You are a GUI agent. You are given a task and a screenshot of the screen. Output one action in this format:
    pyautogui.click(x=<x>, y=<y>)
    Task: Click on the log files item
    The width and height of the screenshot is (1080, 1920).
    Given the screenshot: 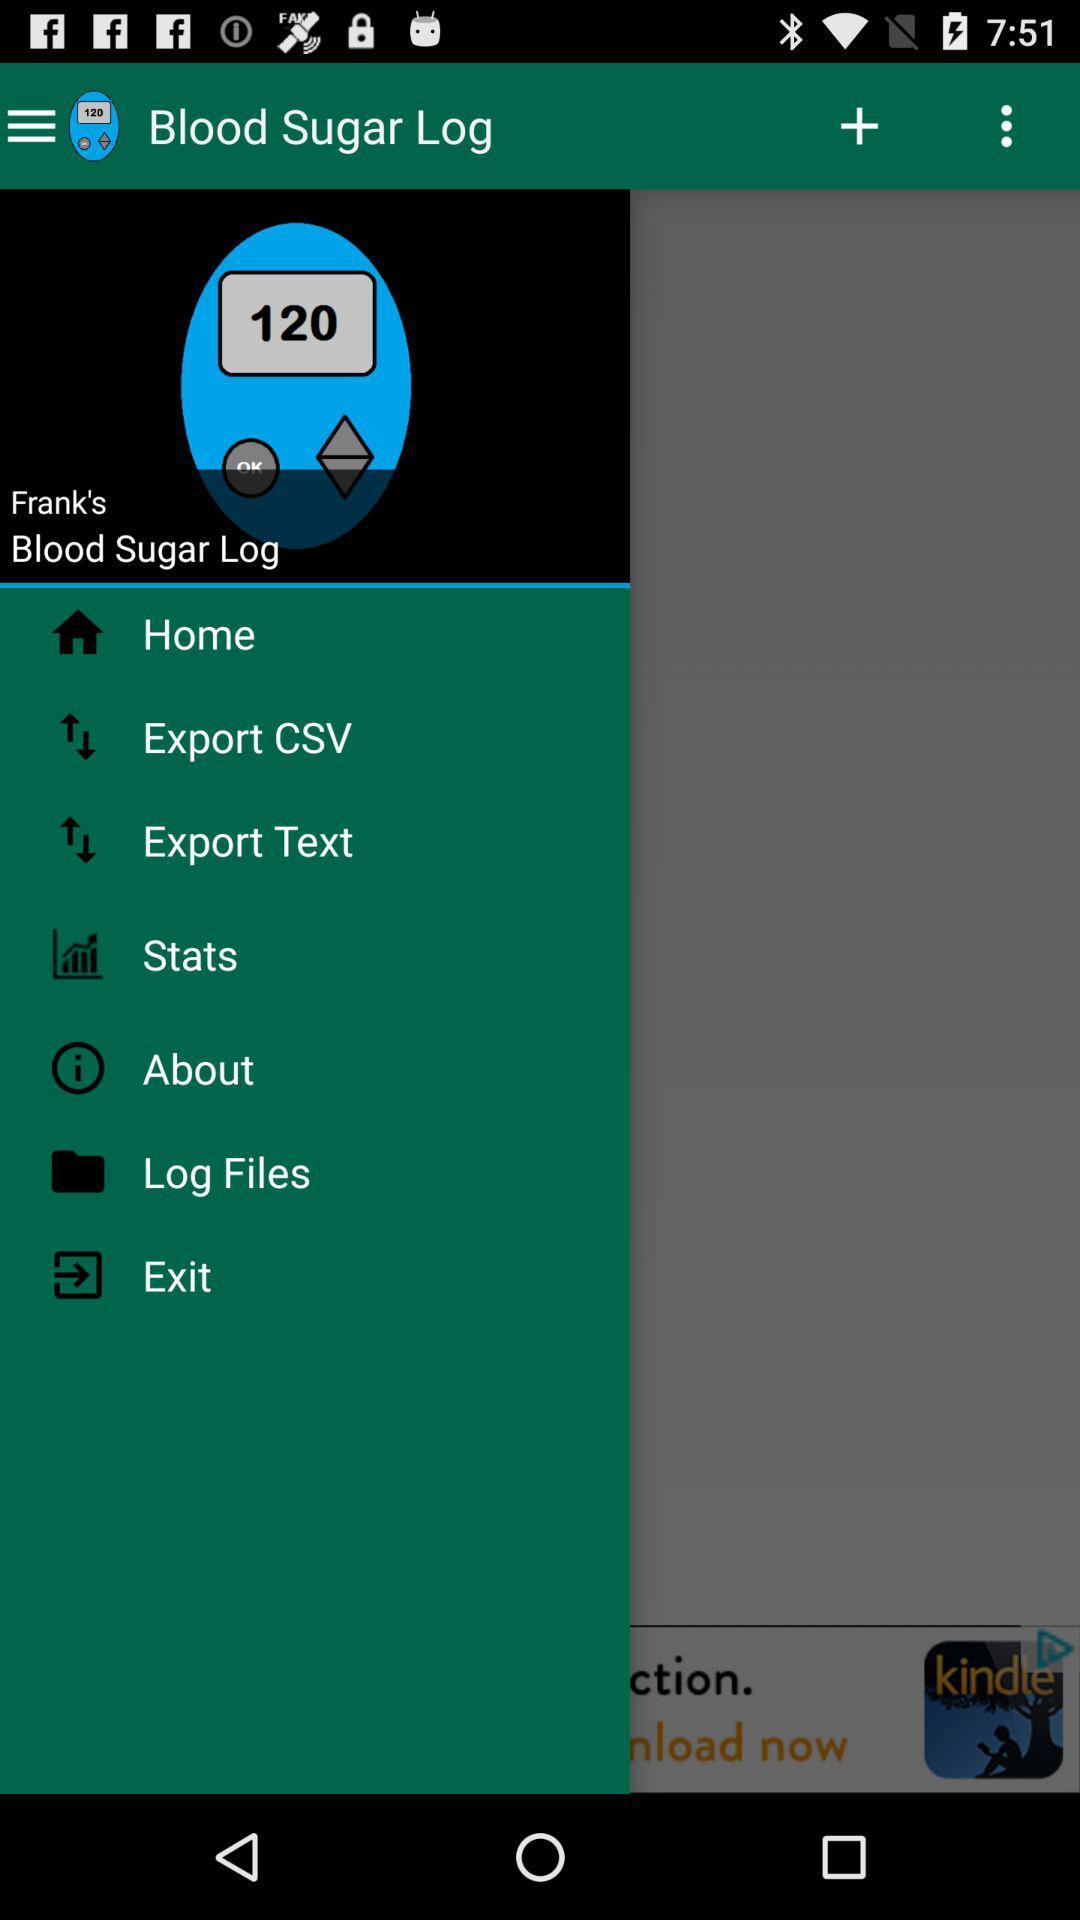 What is the action you would take?
    pyautogui.click(x=279, y=1171)
    